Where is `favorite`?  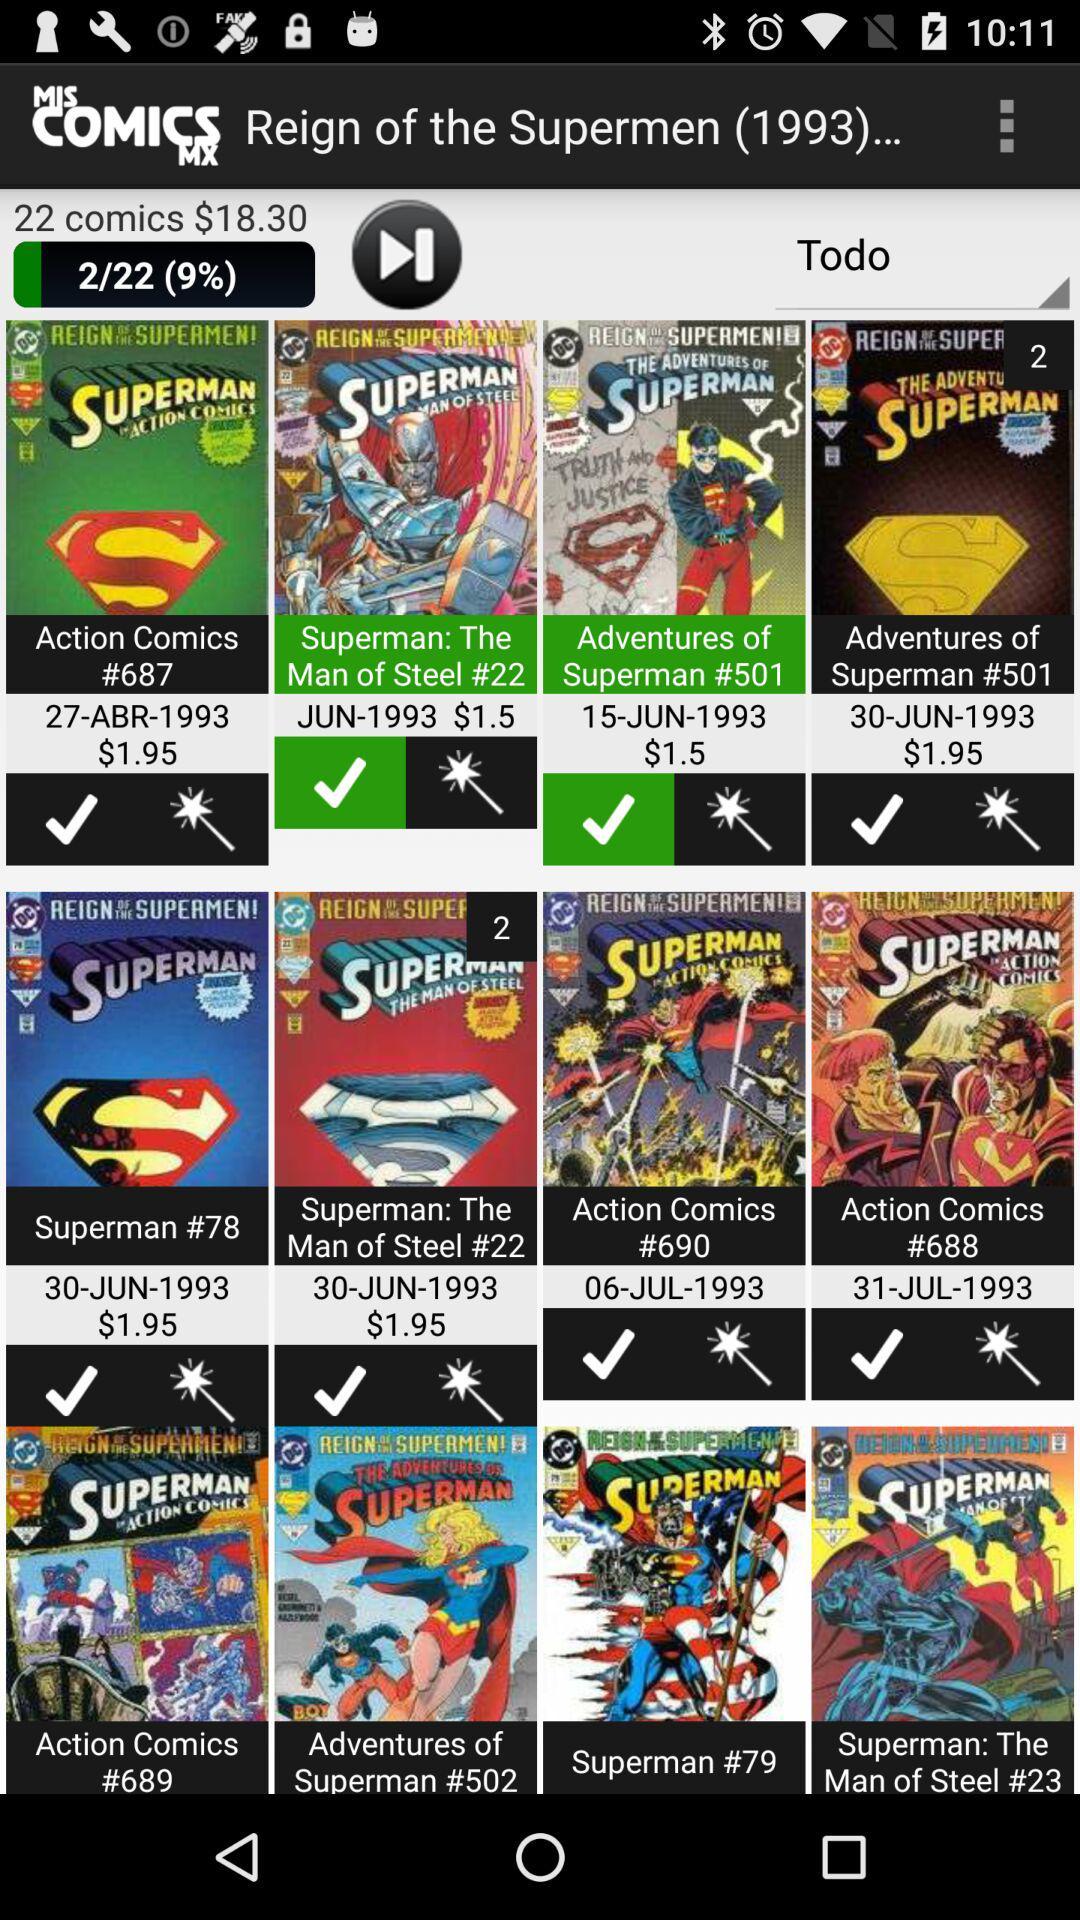
favorite is located at coordinates (471, 781).